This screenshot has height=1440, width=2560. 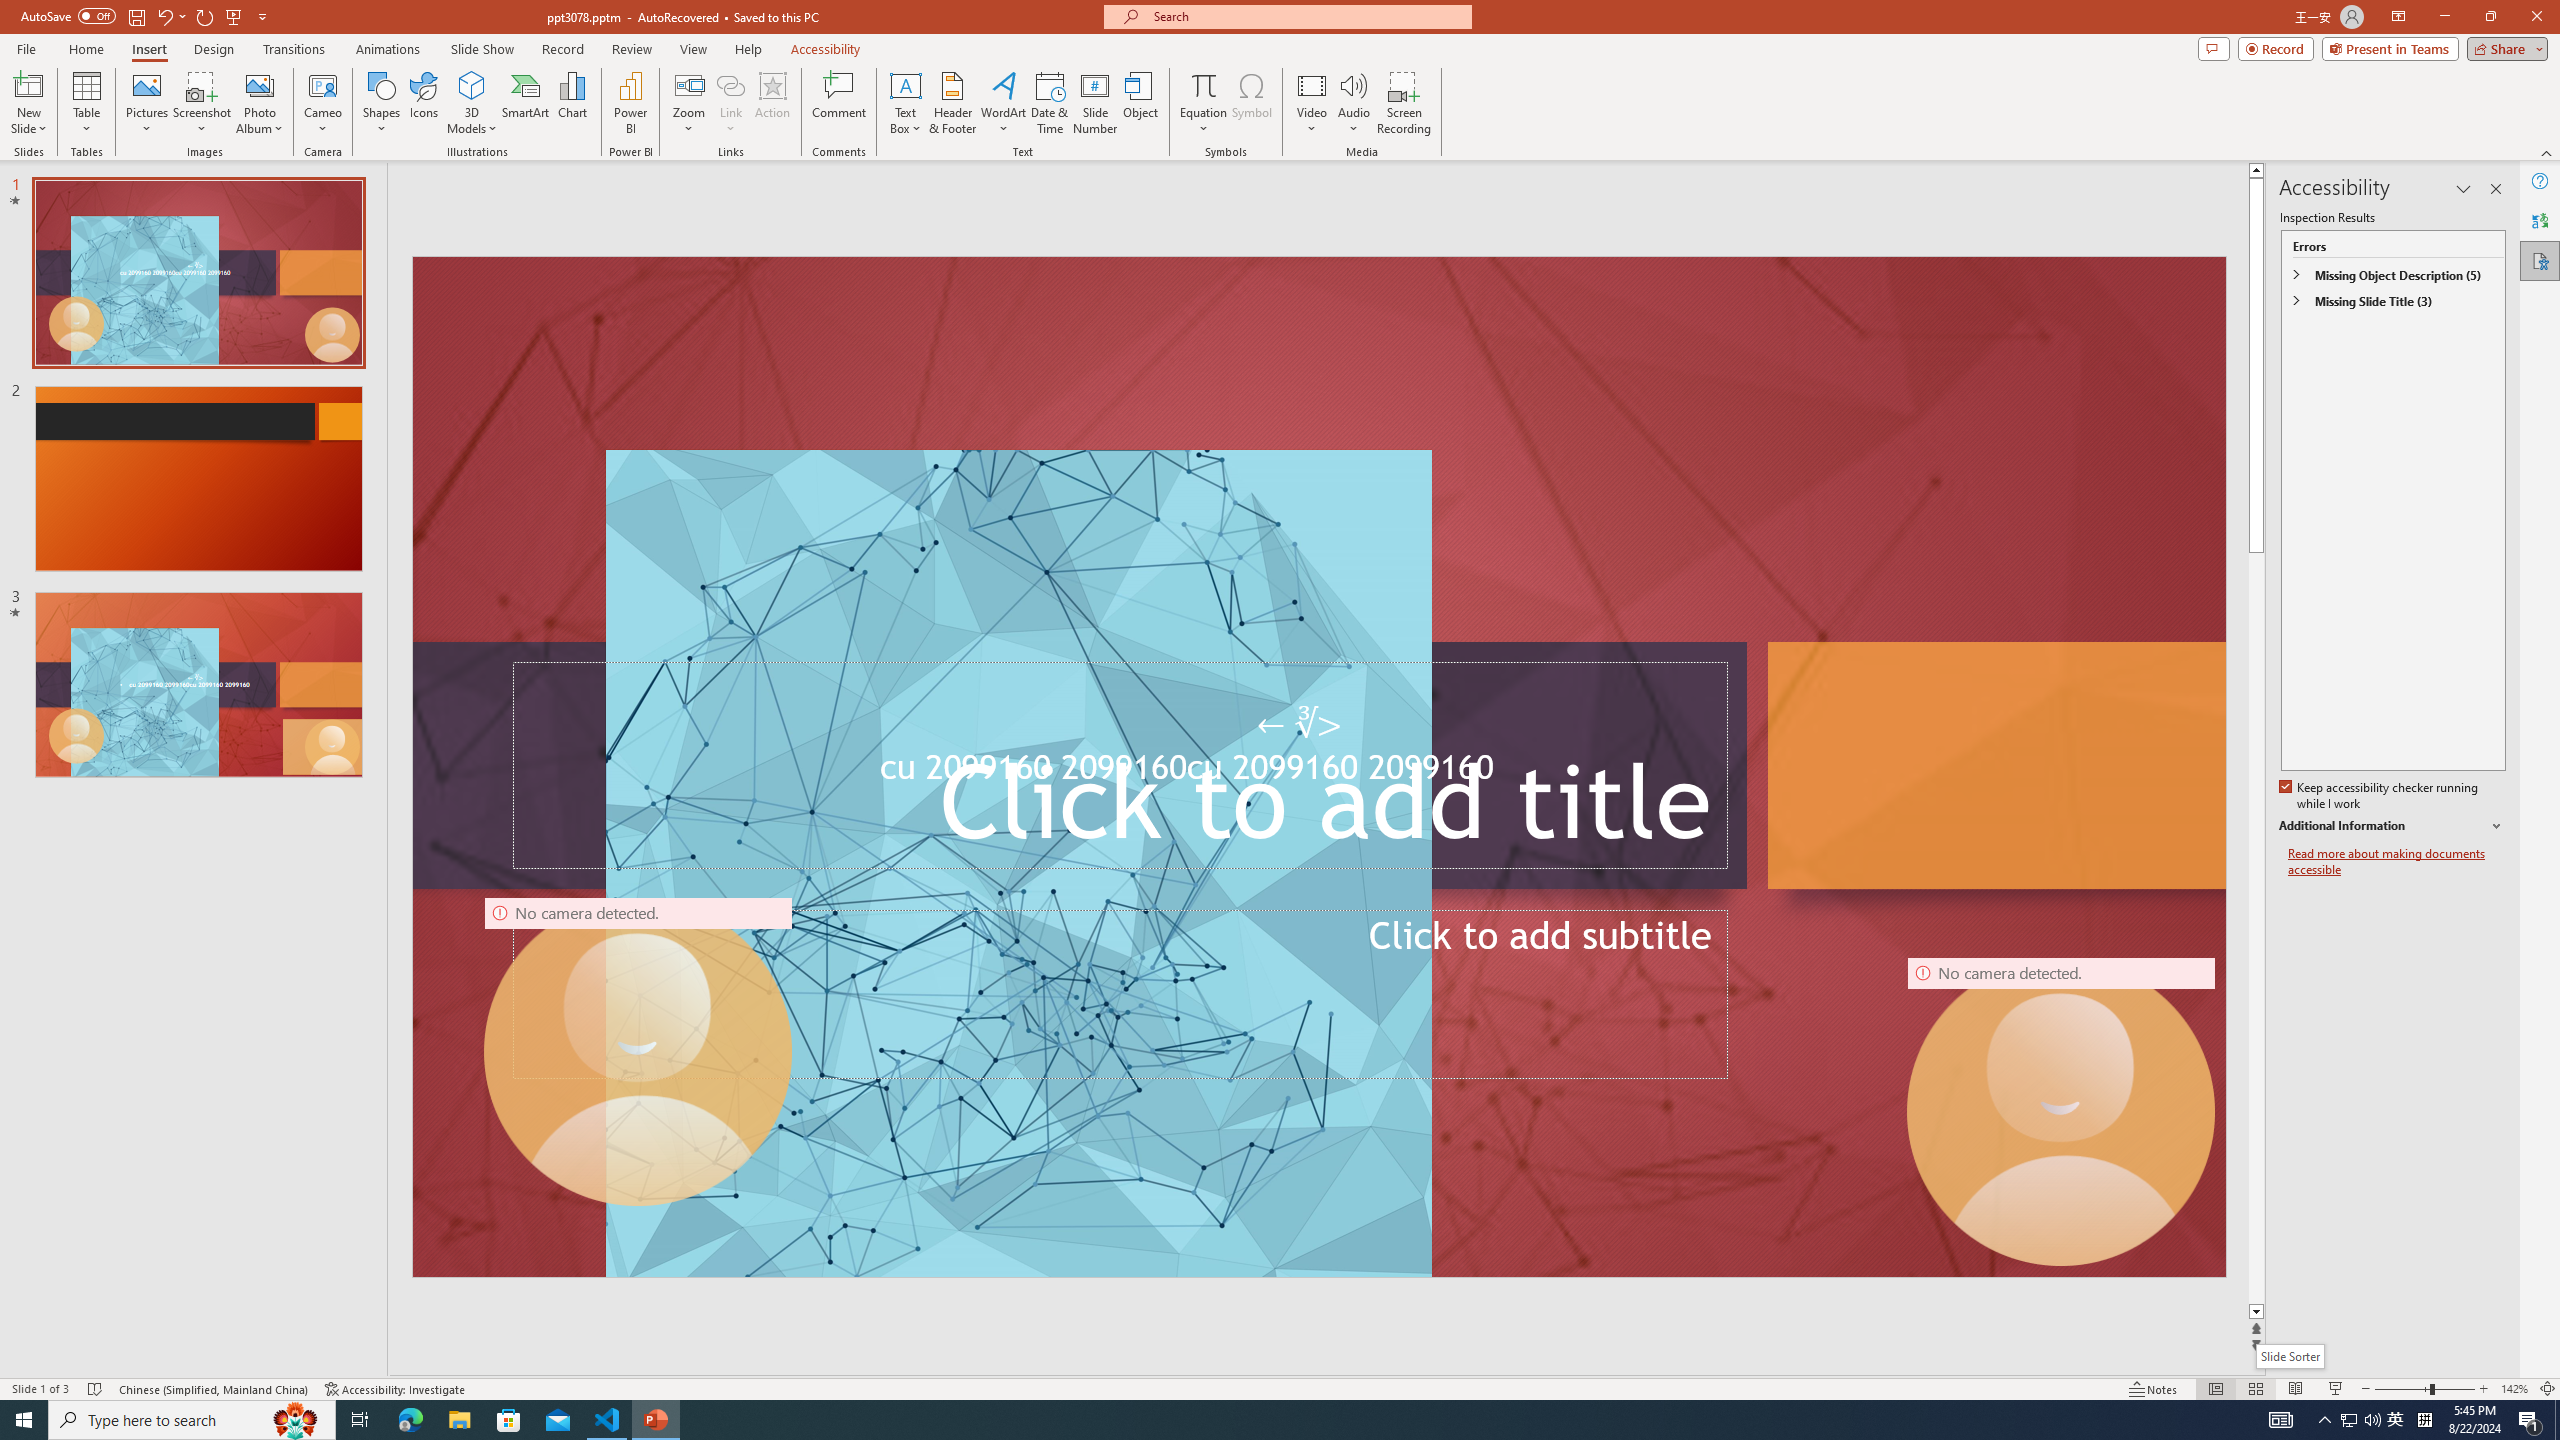 I want to click on 'Icons', so click(x=423, y=103).